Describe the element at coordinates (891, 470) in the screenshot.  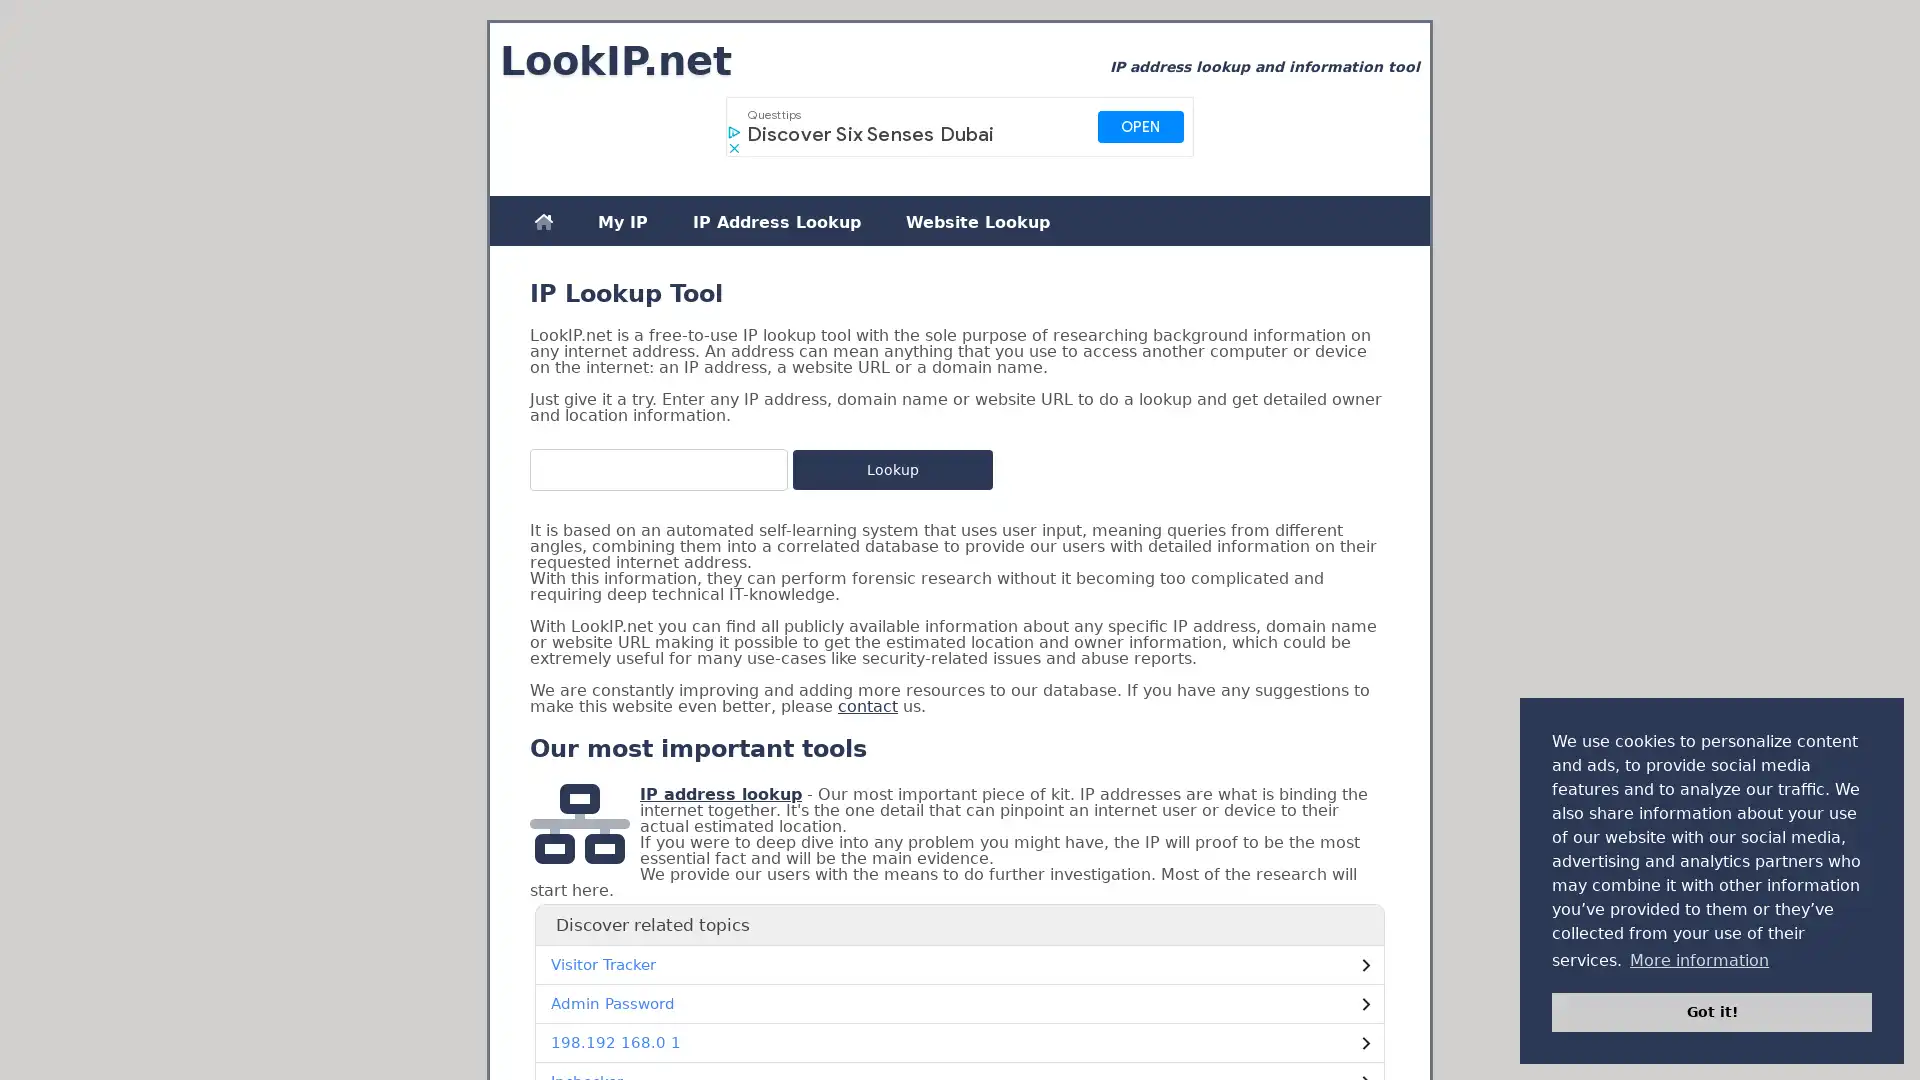
I see `Lookup` at that location.